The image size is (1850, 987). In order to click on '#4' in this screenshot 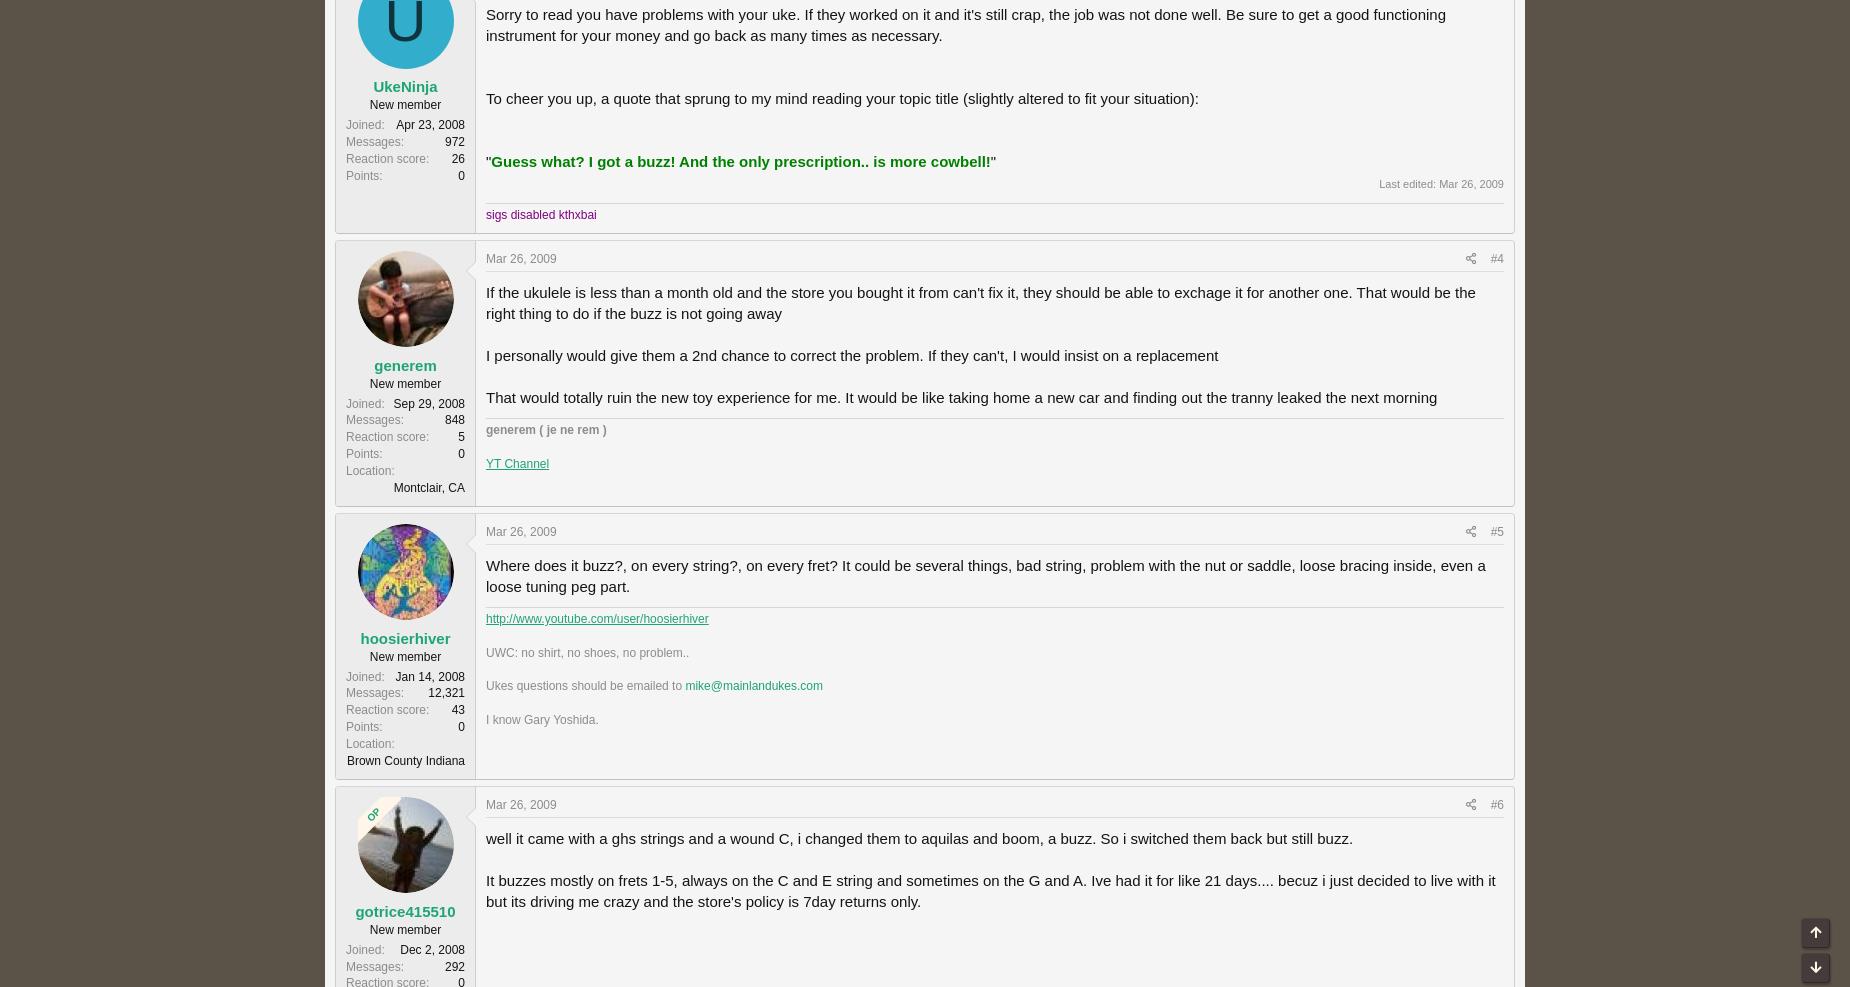, I will do `click(1497, 258)`.